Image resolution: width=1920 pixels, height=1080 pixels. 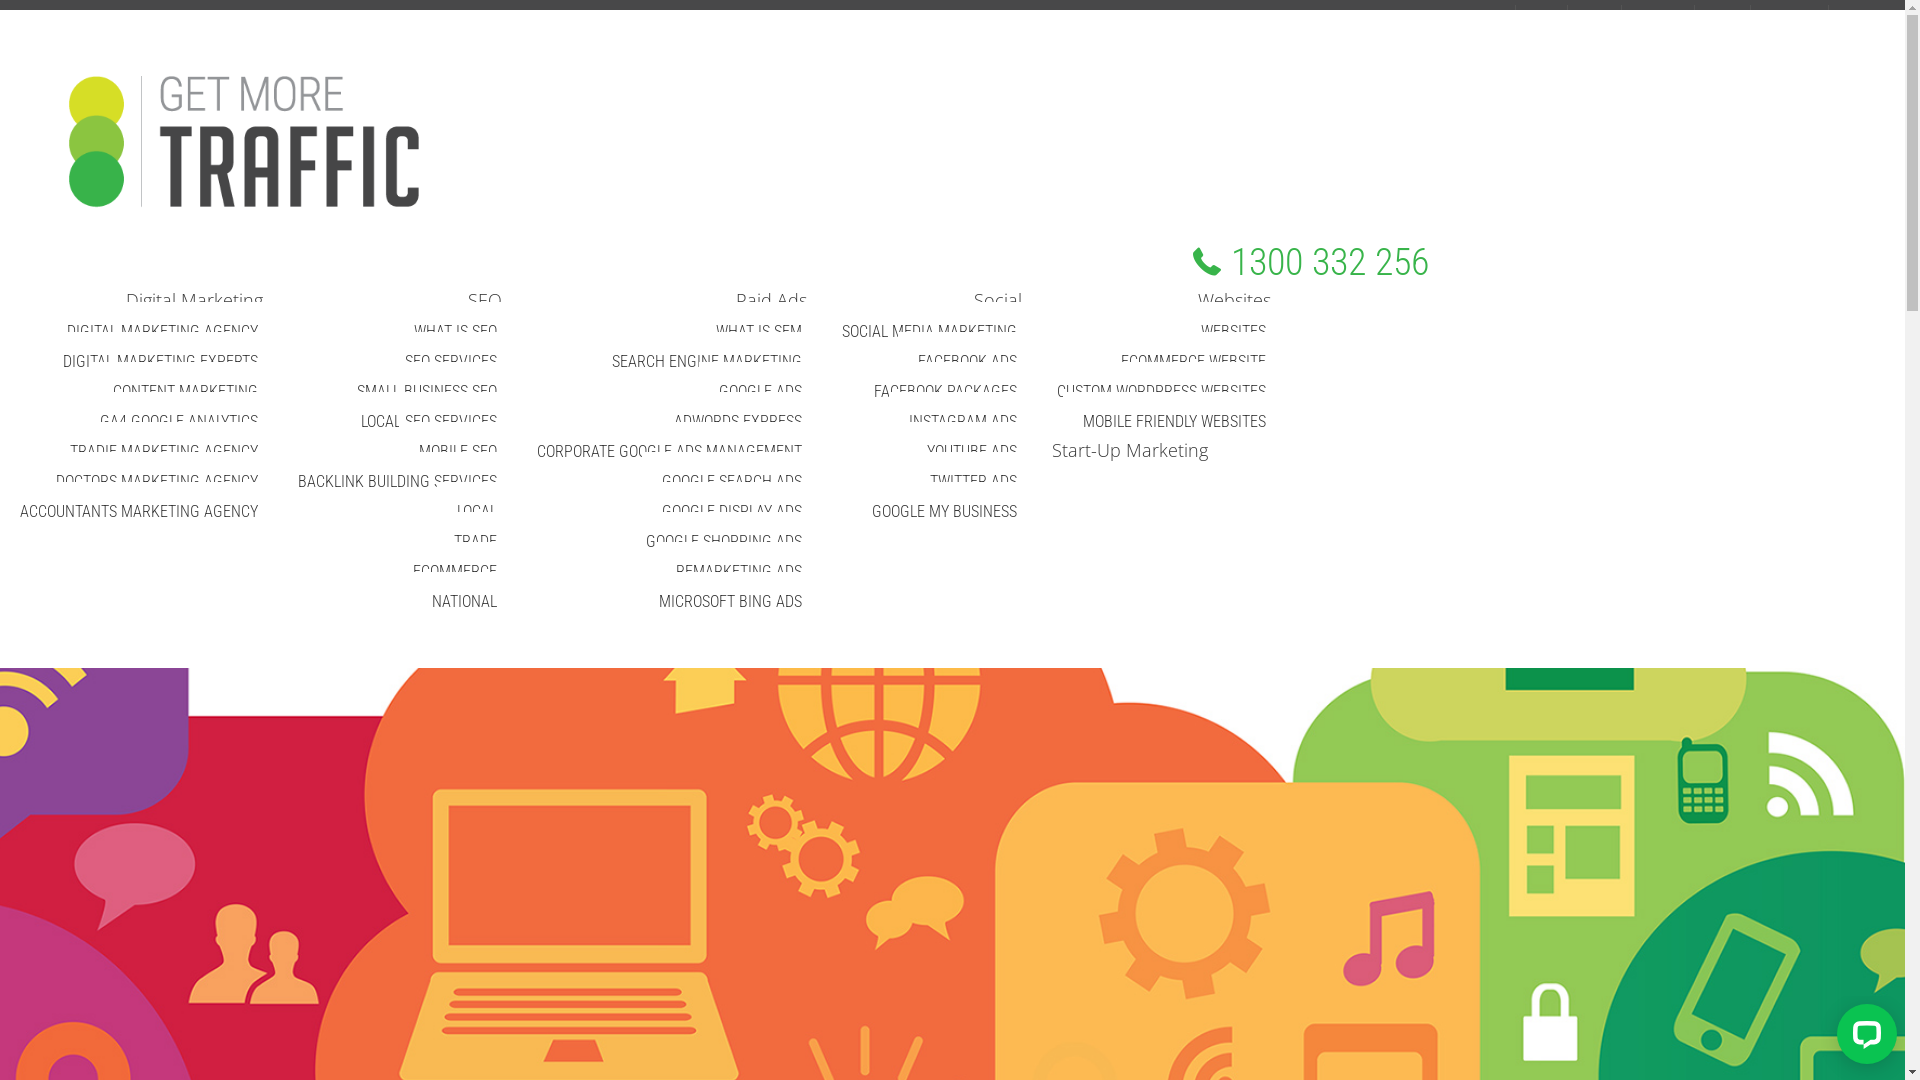 What do you see at coordinates (738, 571) in the screenshot?
I see `'REMARKETING ADS'` at bounding box center [738, 571].